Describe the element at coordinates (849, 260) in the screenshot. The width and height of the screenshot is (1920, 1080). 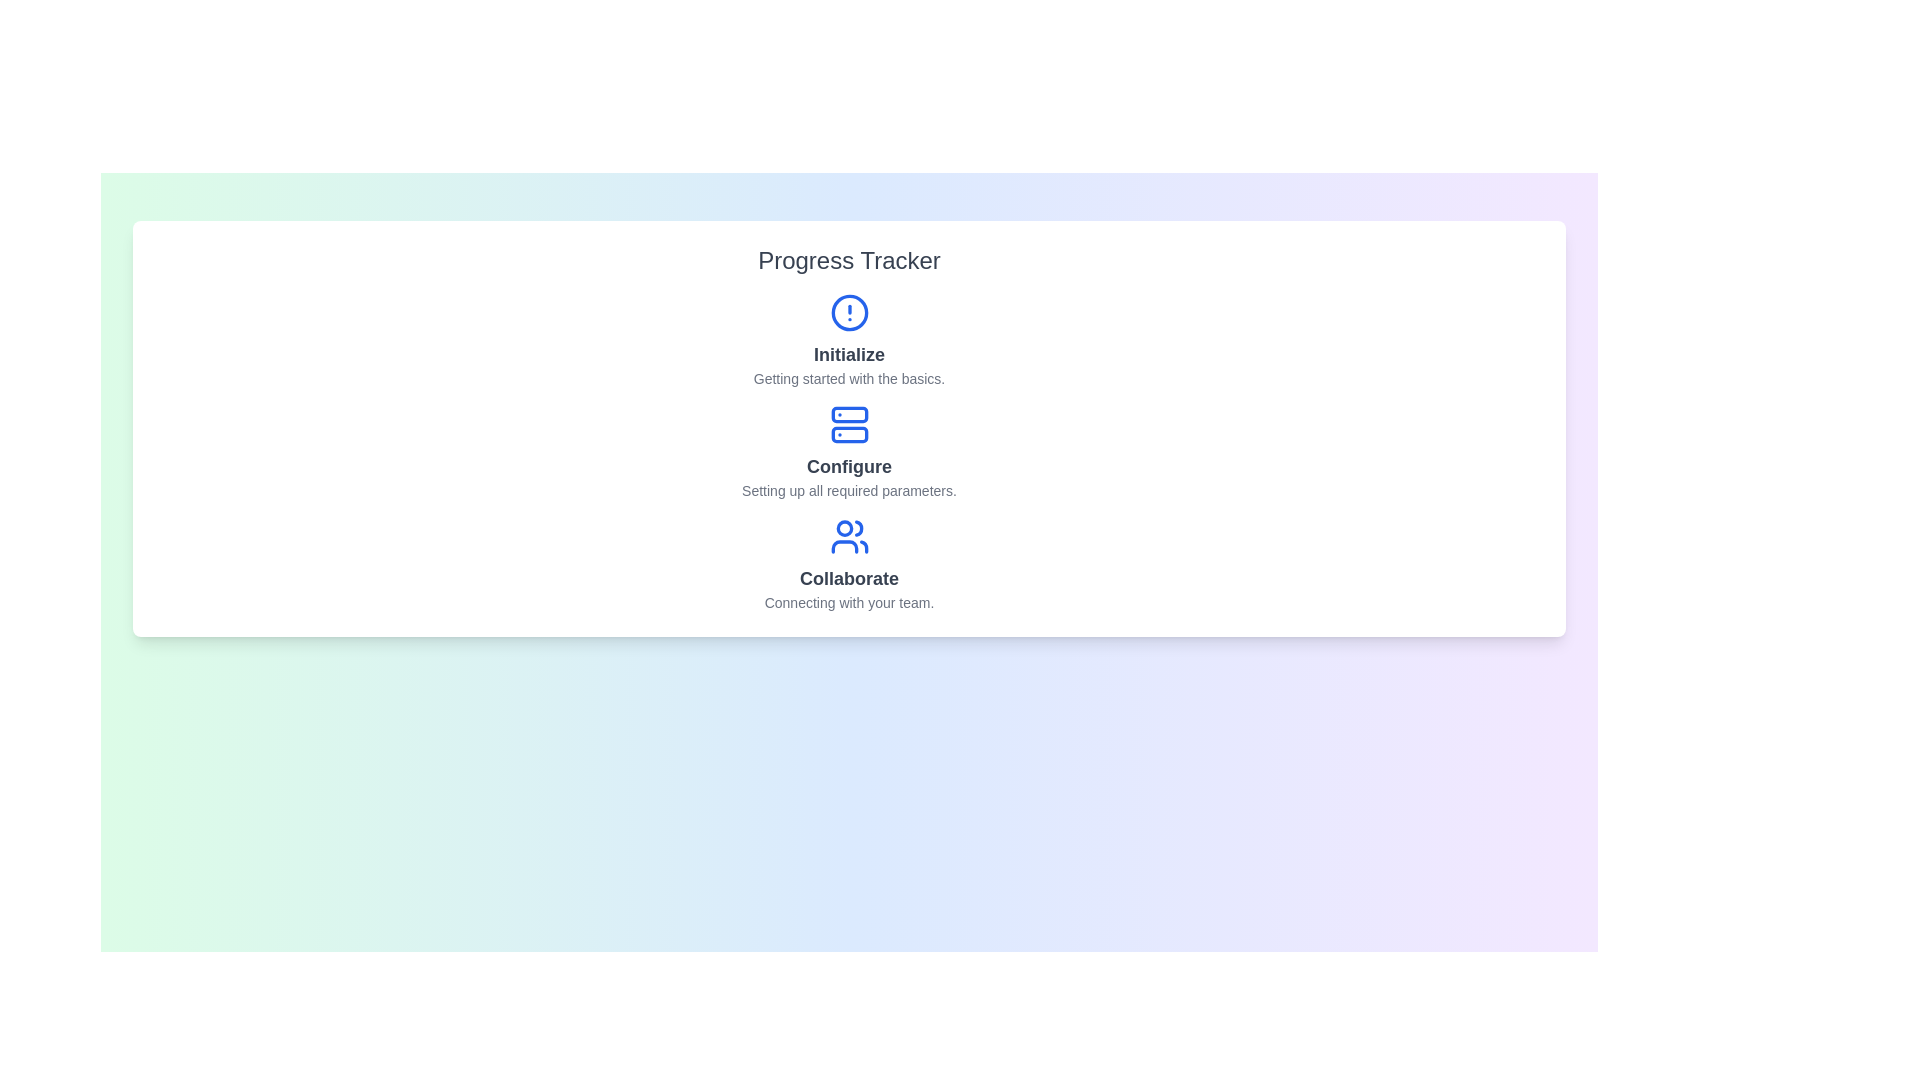
I see `the text 'Progress Tracker' to select it` at that location.